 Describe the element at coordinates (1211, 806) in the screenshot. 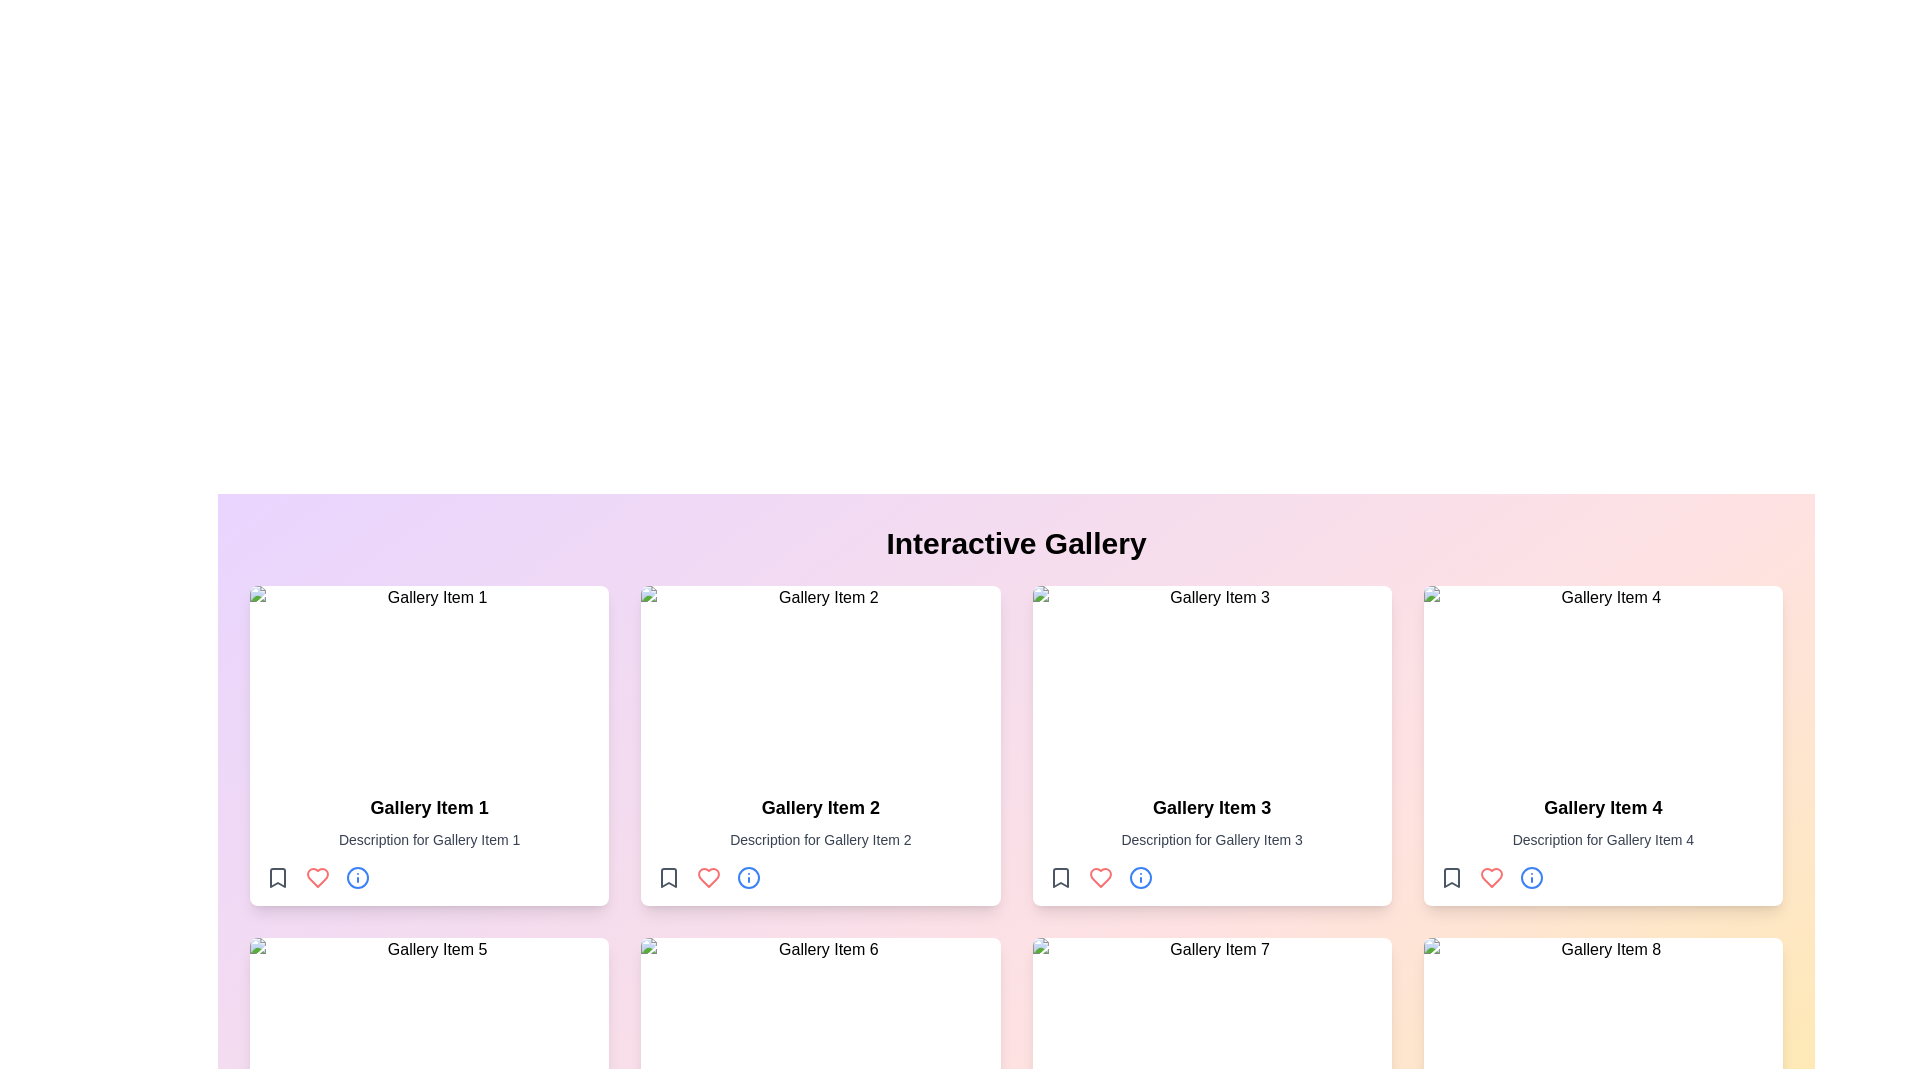

I see `the bold text label reading 'Gallery Item 3' located in the third gallery card of the interactive gallery grid` at that location.